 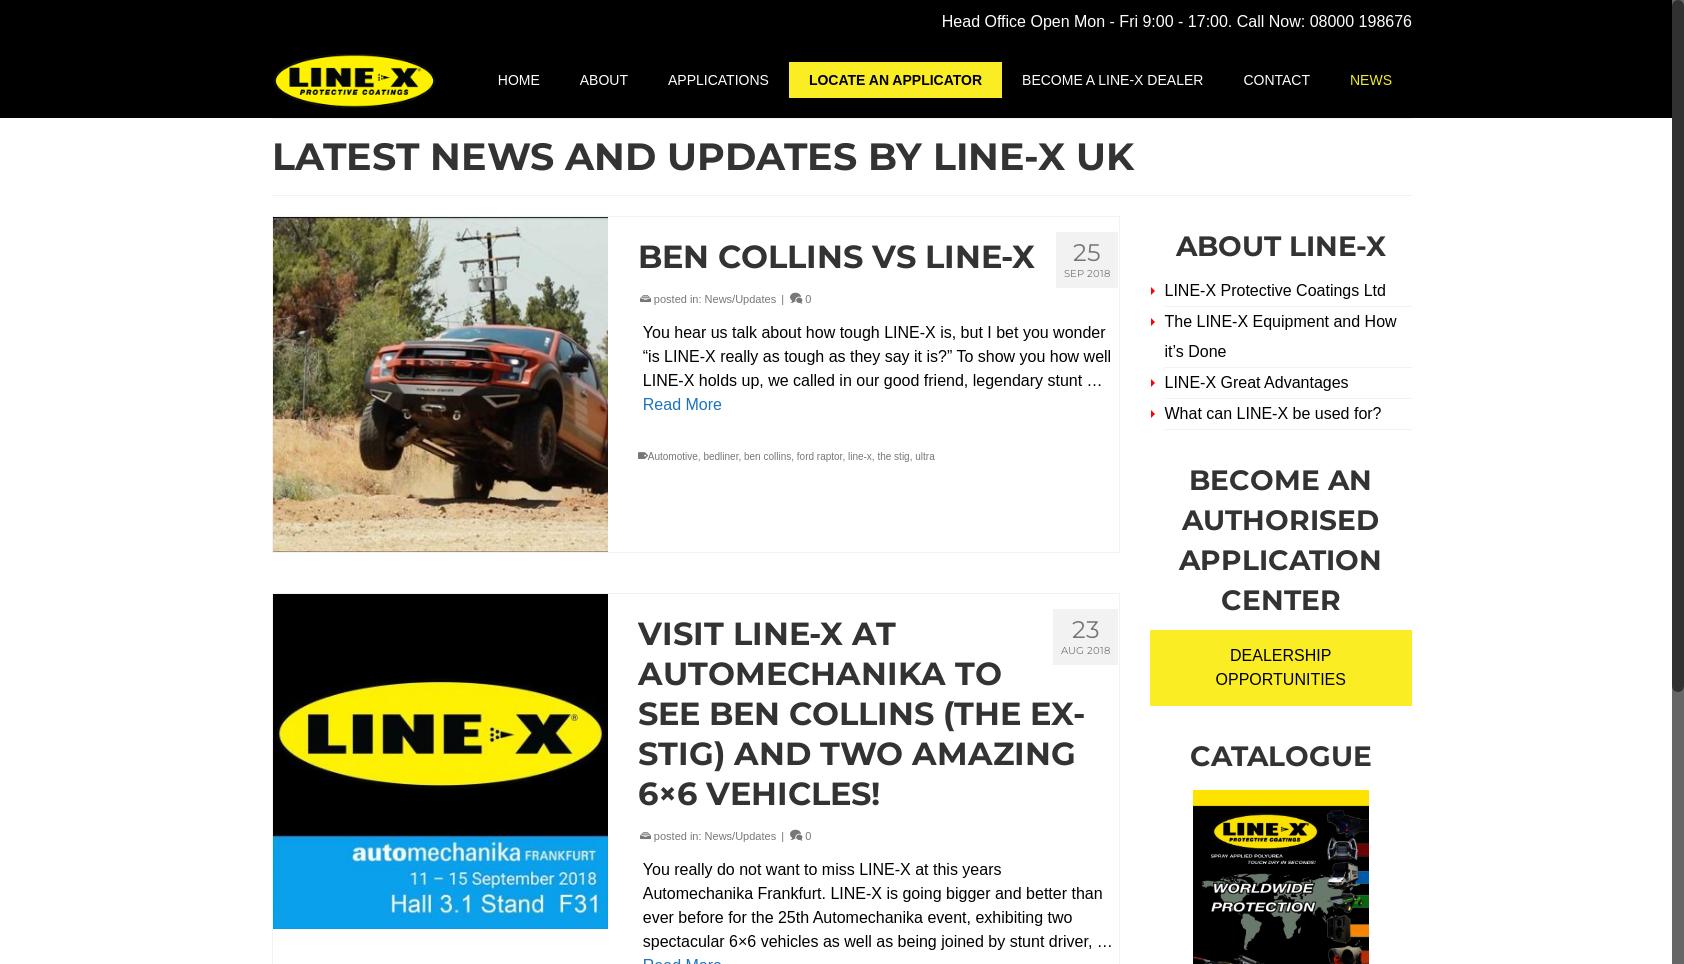 I want to click on 'Dealership Opportunities', so click(x=1215, y=666).